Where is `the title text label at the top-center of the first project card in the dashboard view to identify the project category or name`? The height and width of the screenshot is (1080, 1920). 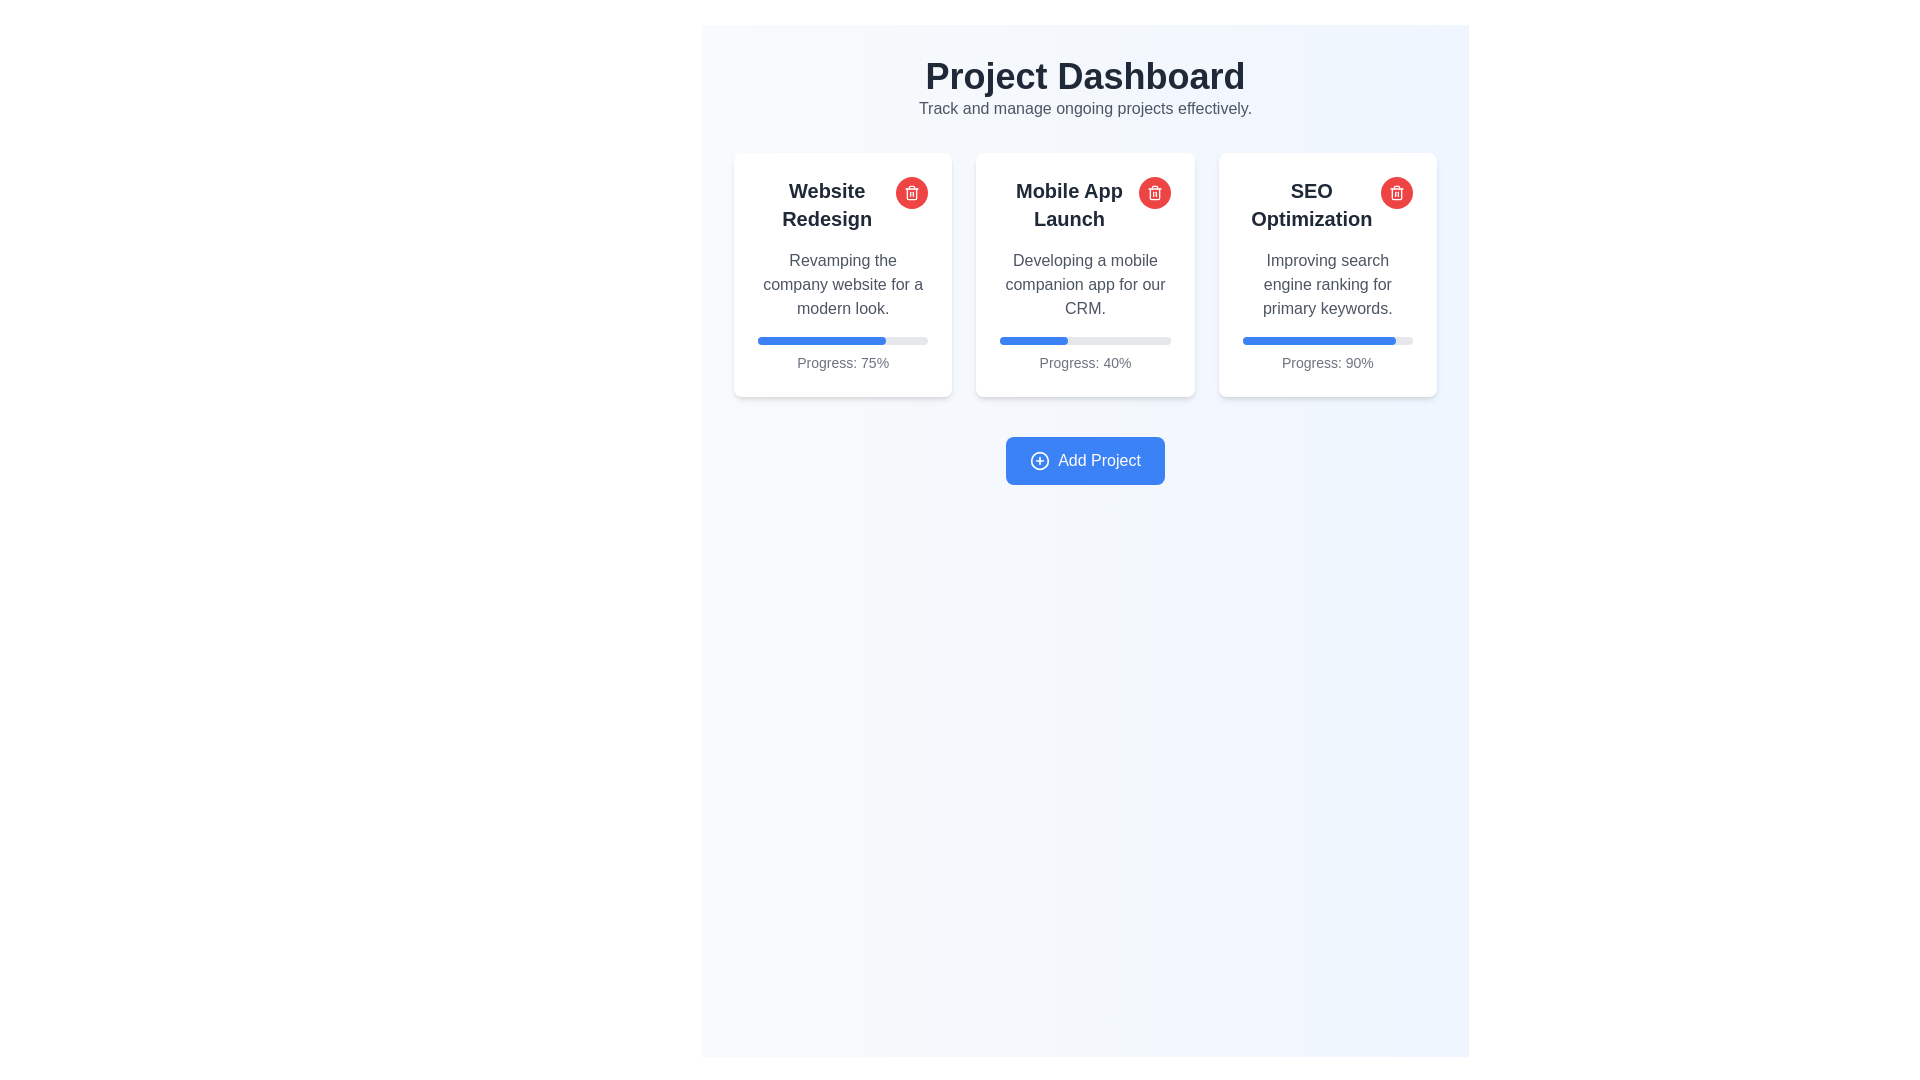
the title text label at the top-center of the first project card in the dashboard view to identify the project category or name is located at coordinates (827, 204).